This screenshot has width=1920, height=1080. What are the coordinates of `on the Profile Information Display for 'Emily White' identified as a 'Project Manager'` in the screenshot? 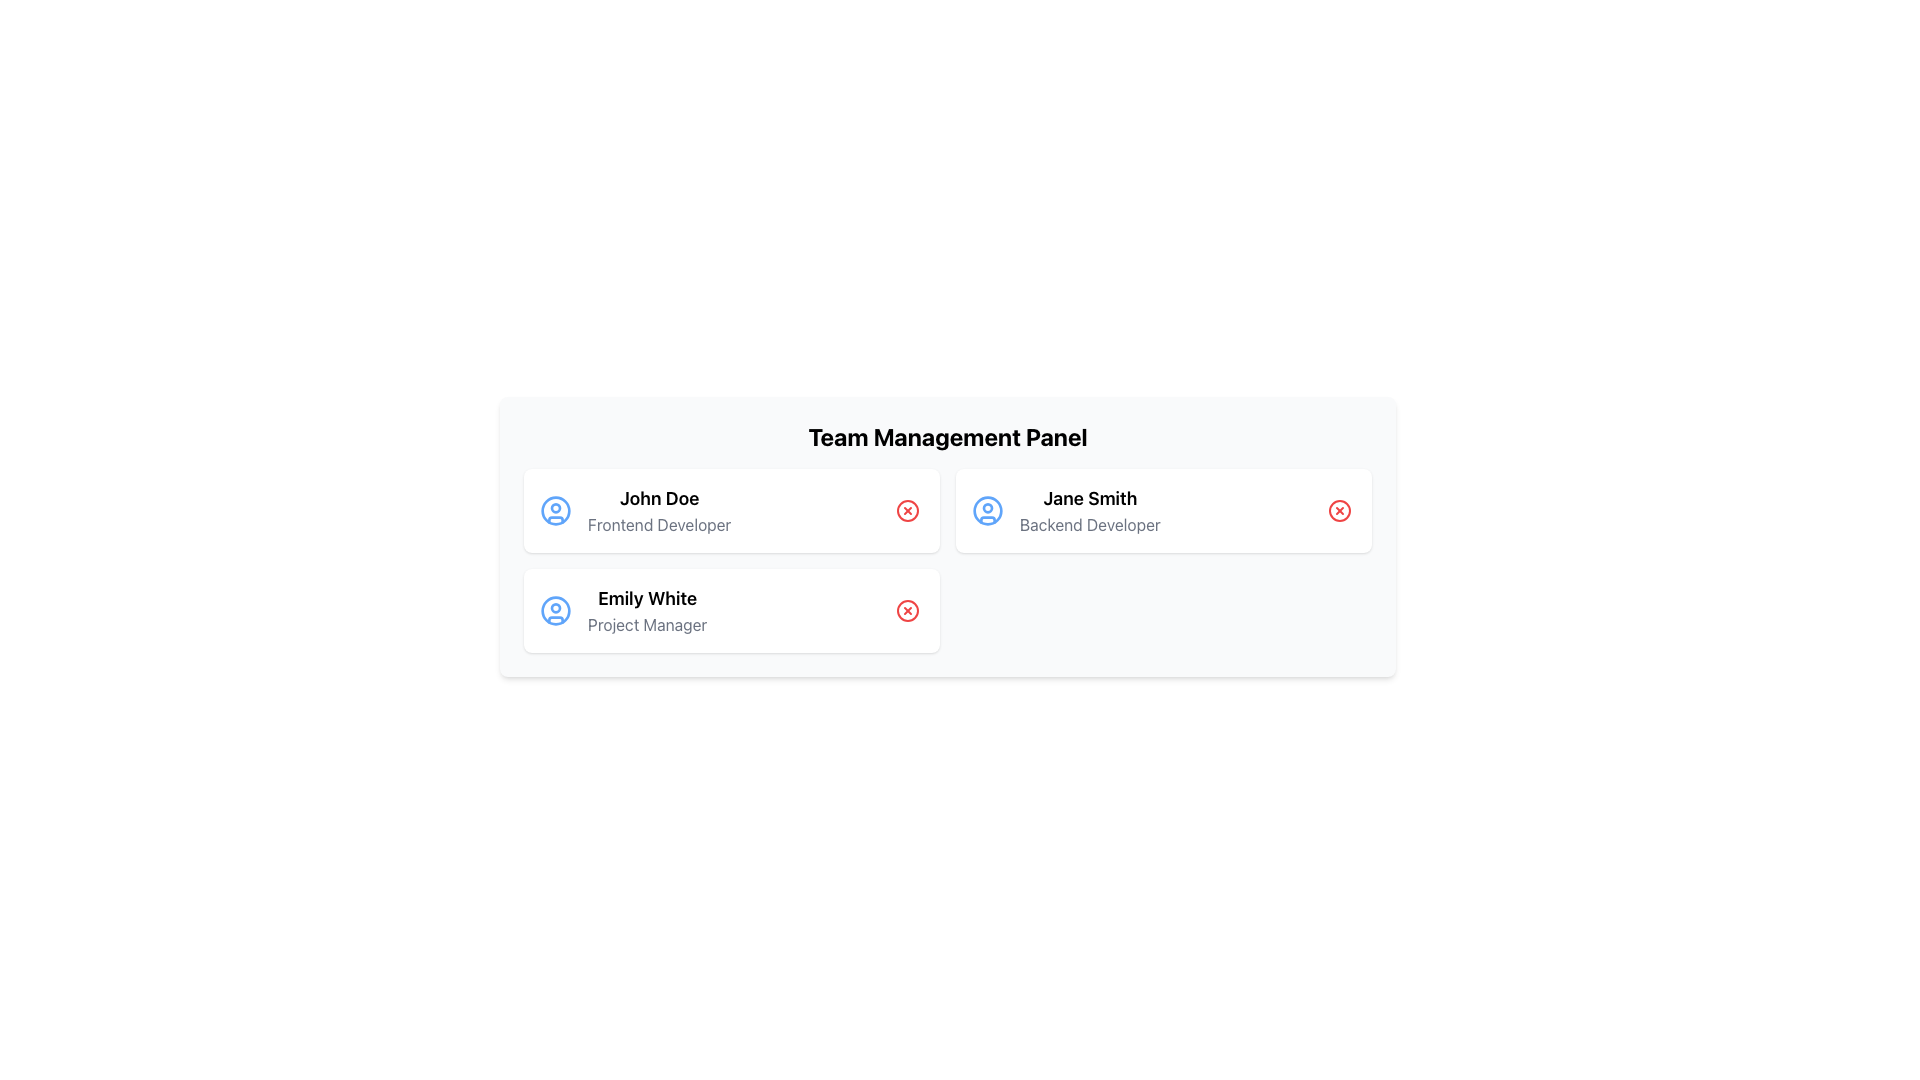 It's located at (622, 609).